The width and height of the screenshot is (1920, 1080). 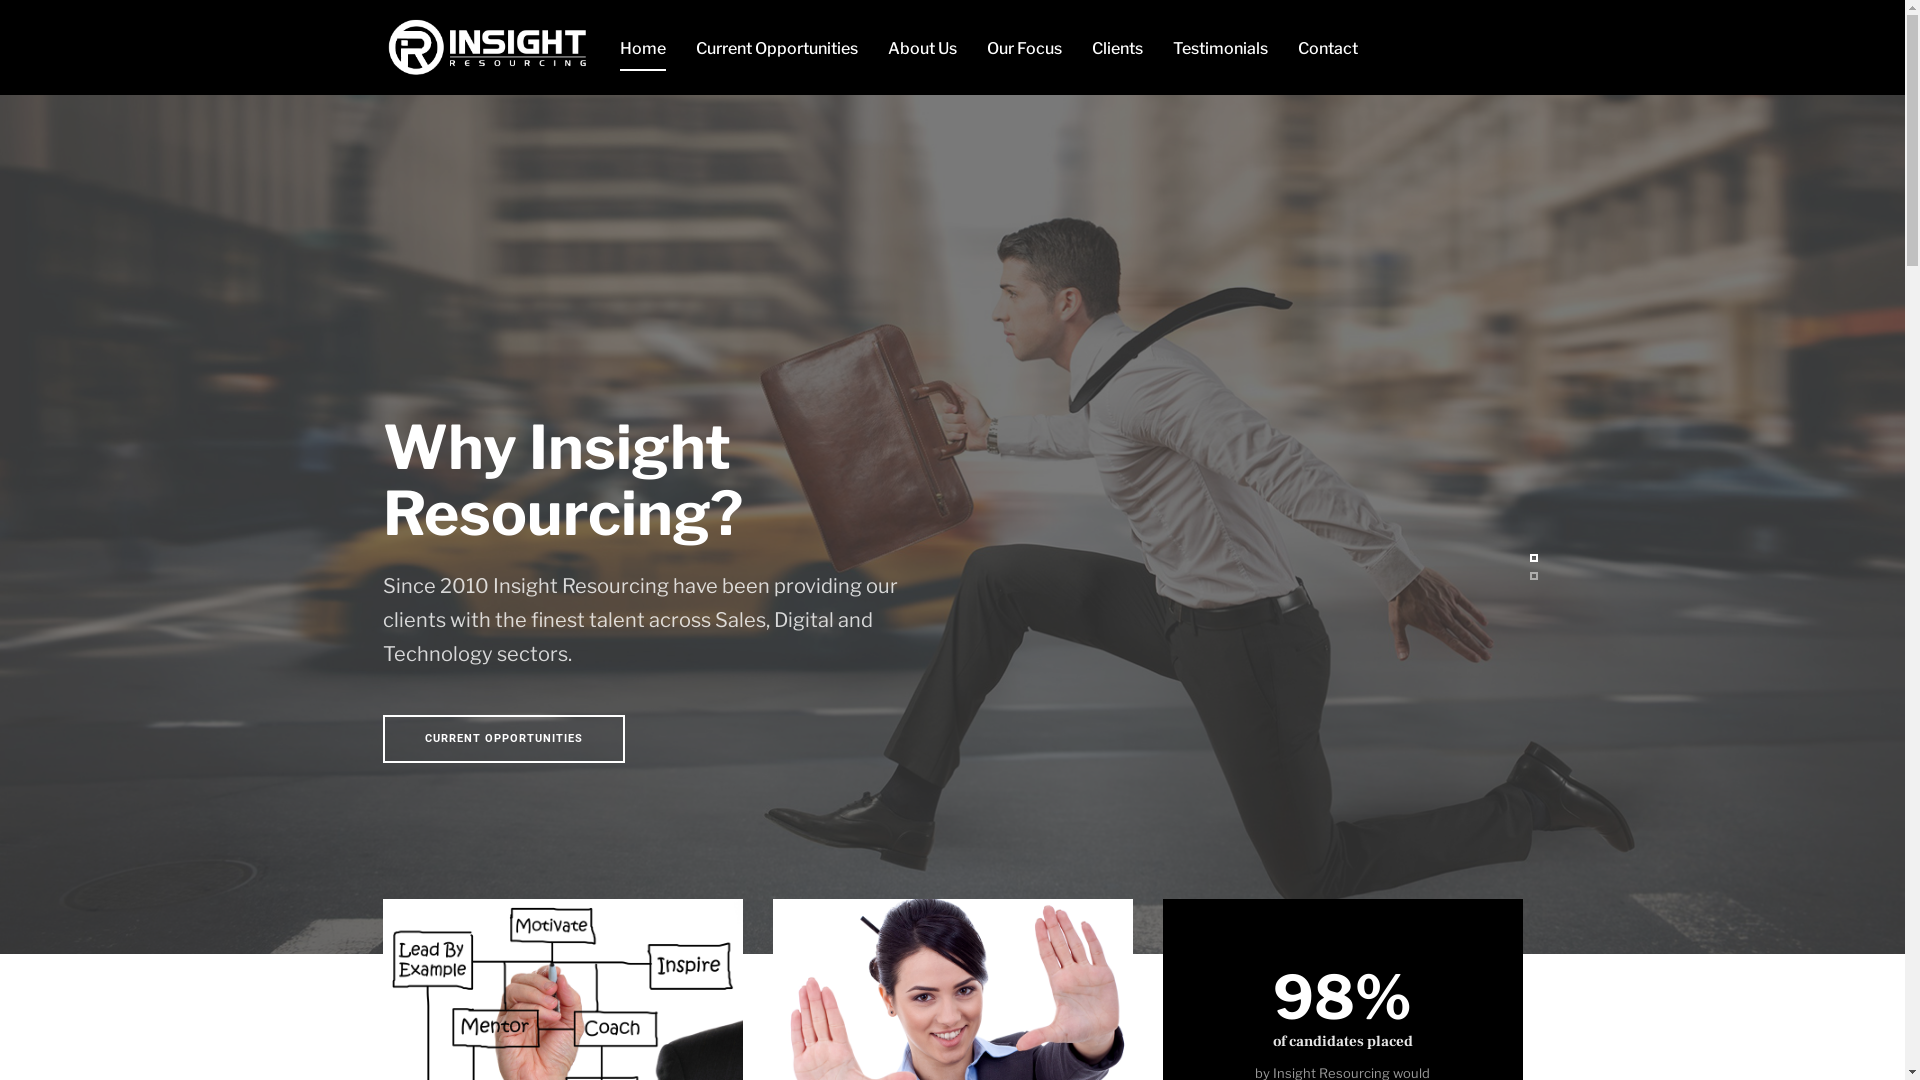 I want to click on 'Contact', so click(x=1328, y=46).